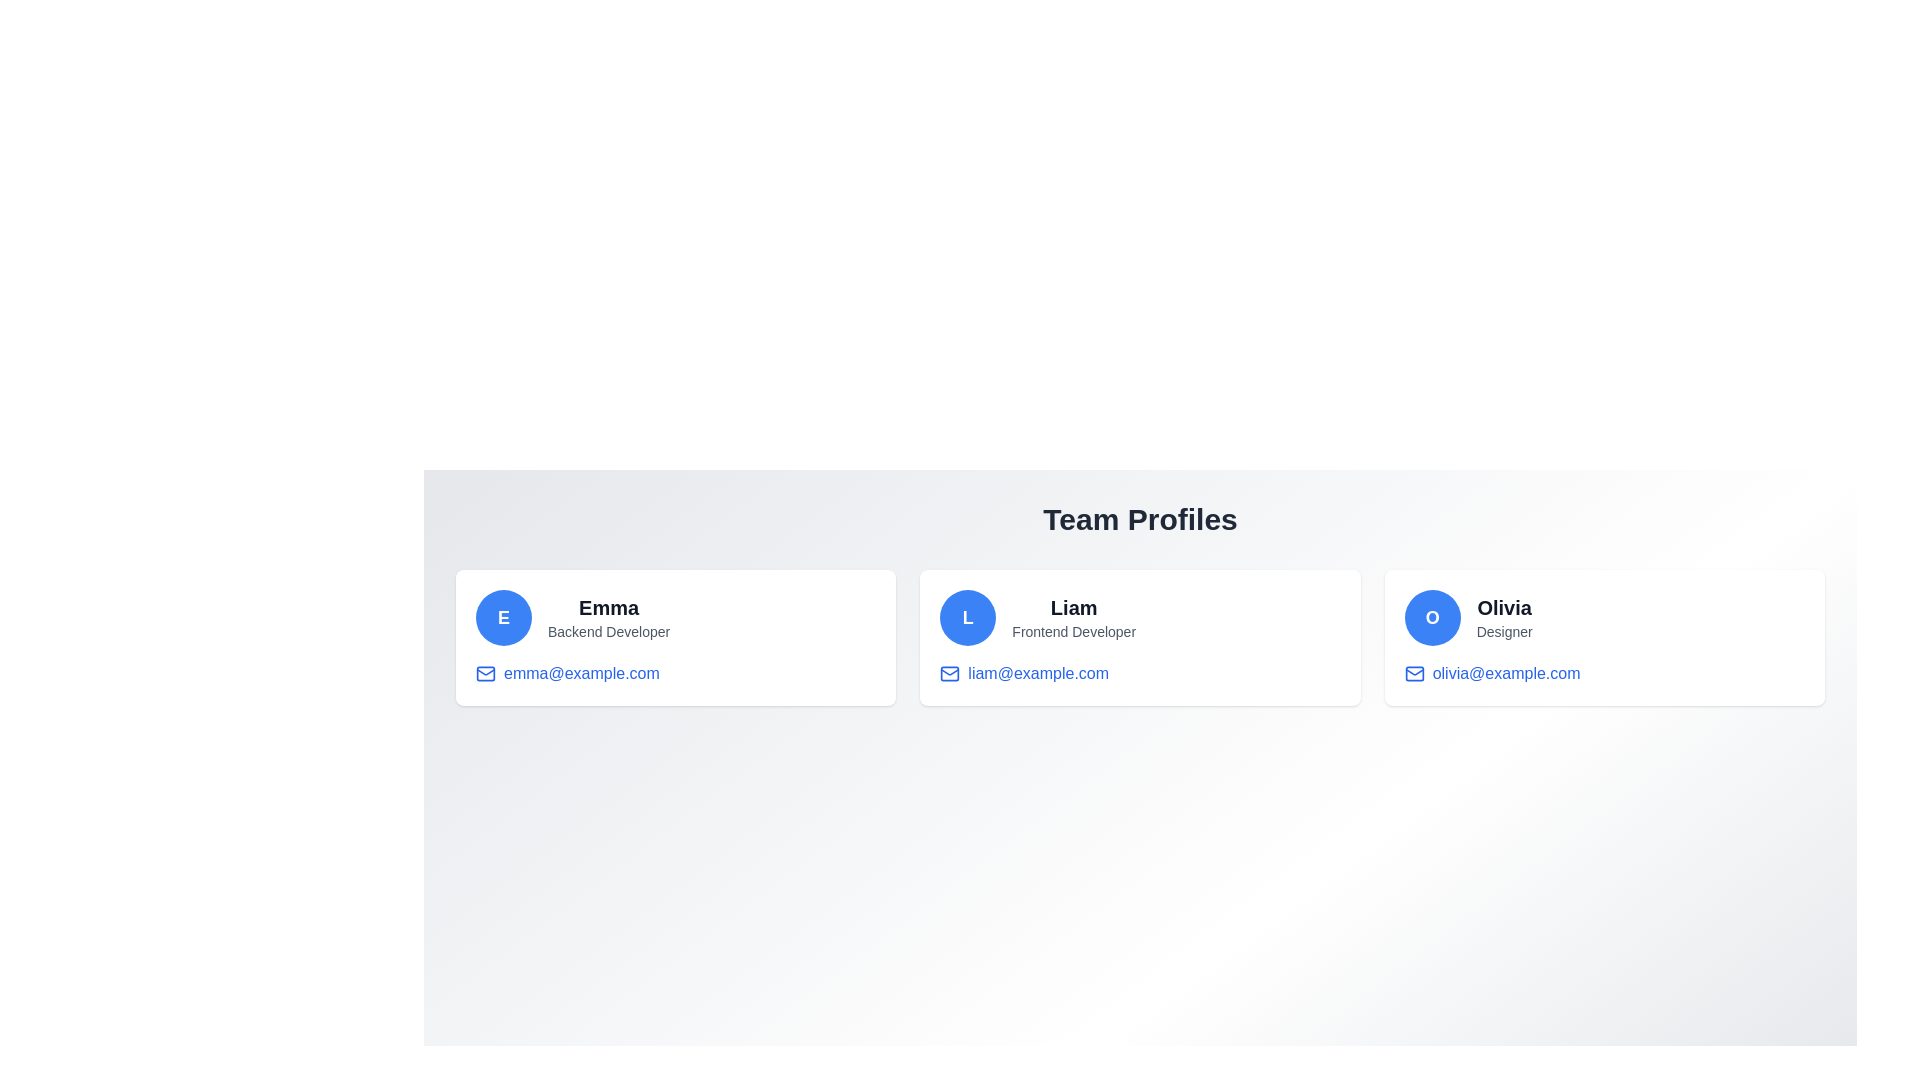 Image resolution: width=1920 pixels, height=1080 pixels. What do you see at coordinates (1037, 674) in the screenshot?
I see `the text display showing the email address 'liam@example.com' located under the envelope icon in the 'Liam Frontend Developer' contact card` at bounding box center [1037, 674].